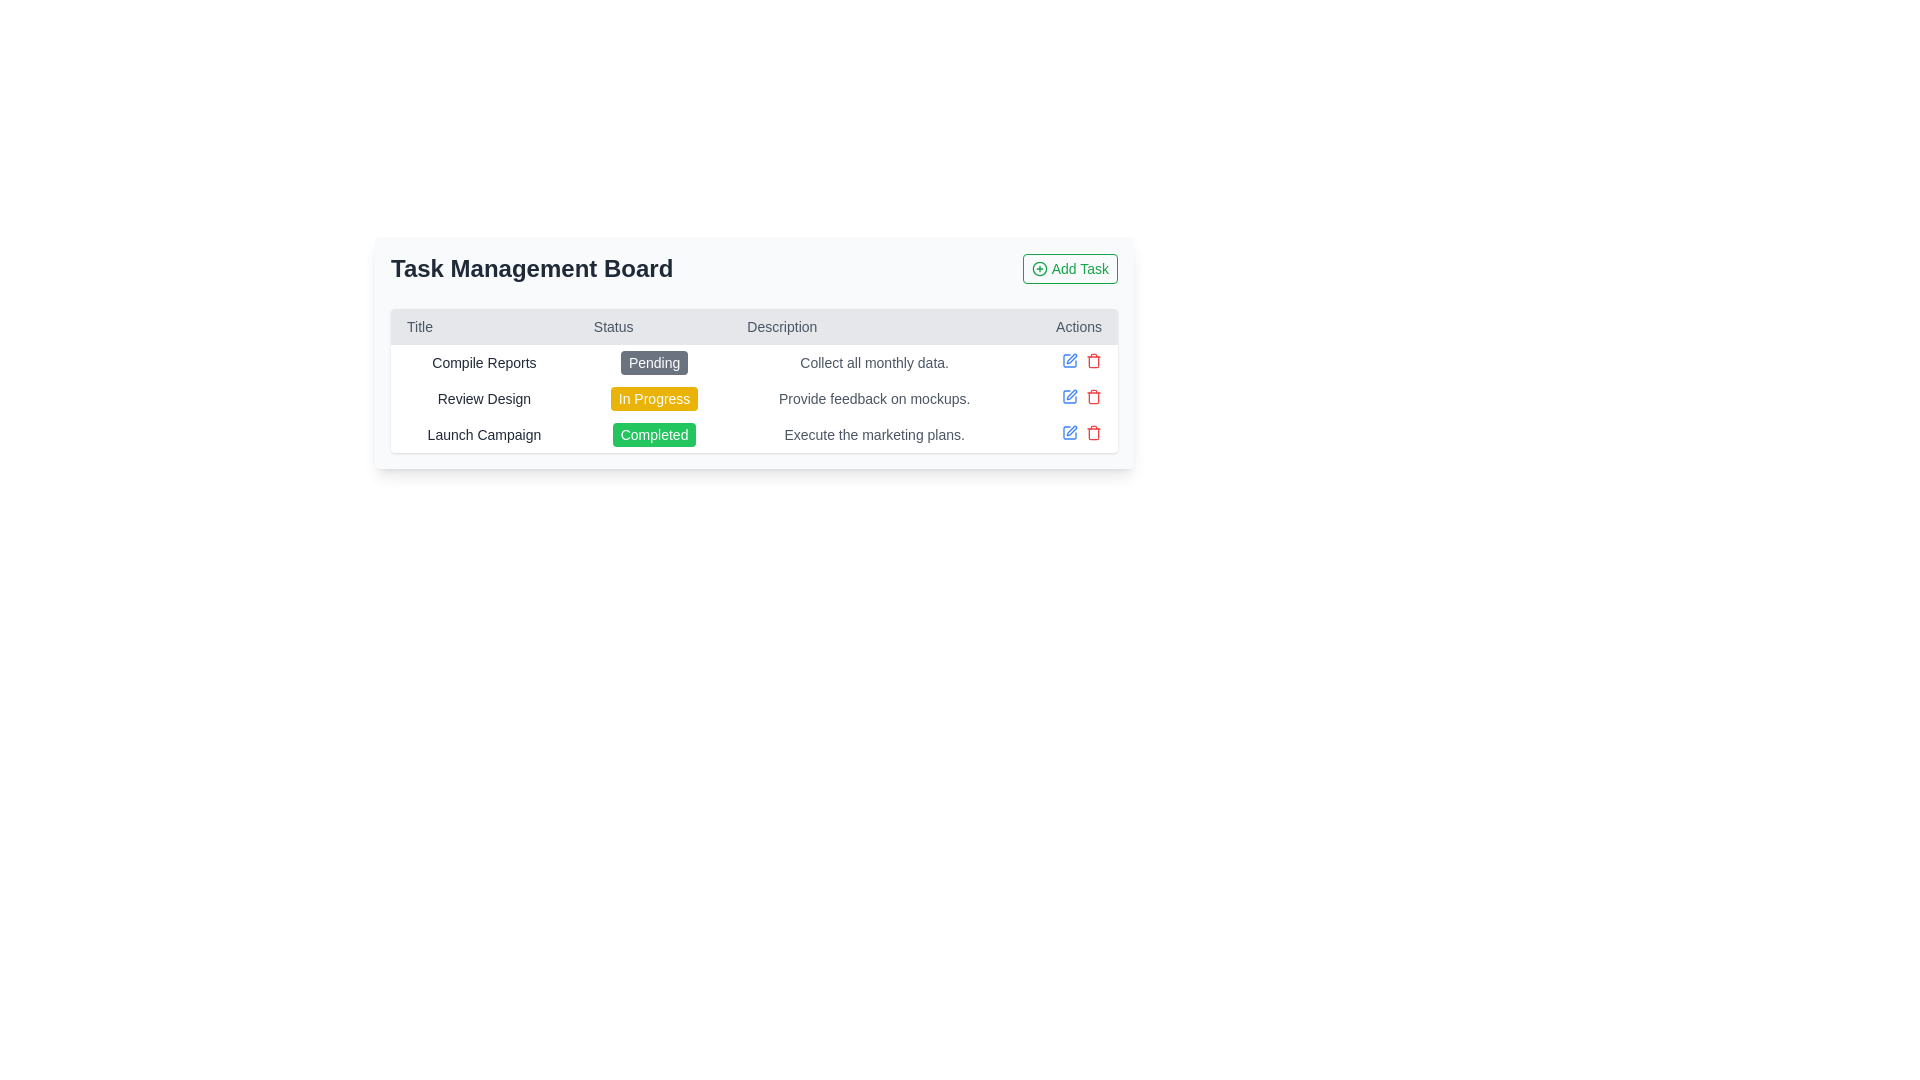  What do you see at coordinates (1093, 397) in the screenshot?
I see `the trash icon representing the delete functionality in the 'Actions' column of the row for the task 'Review Design'` at bounding box center [1093, 397].